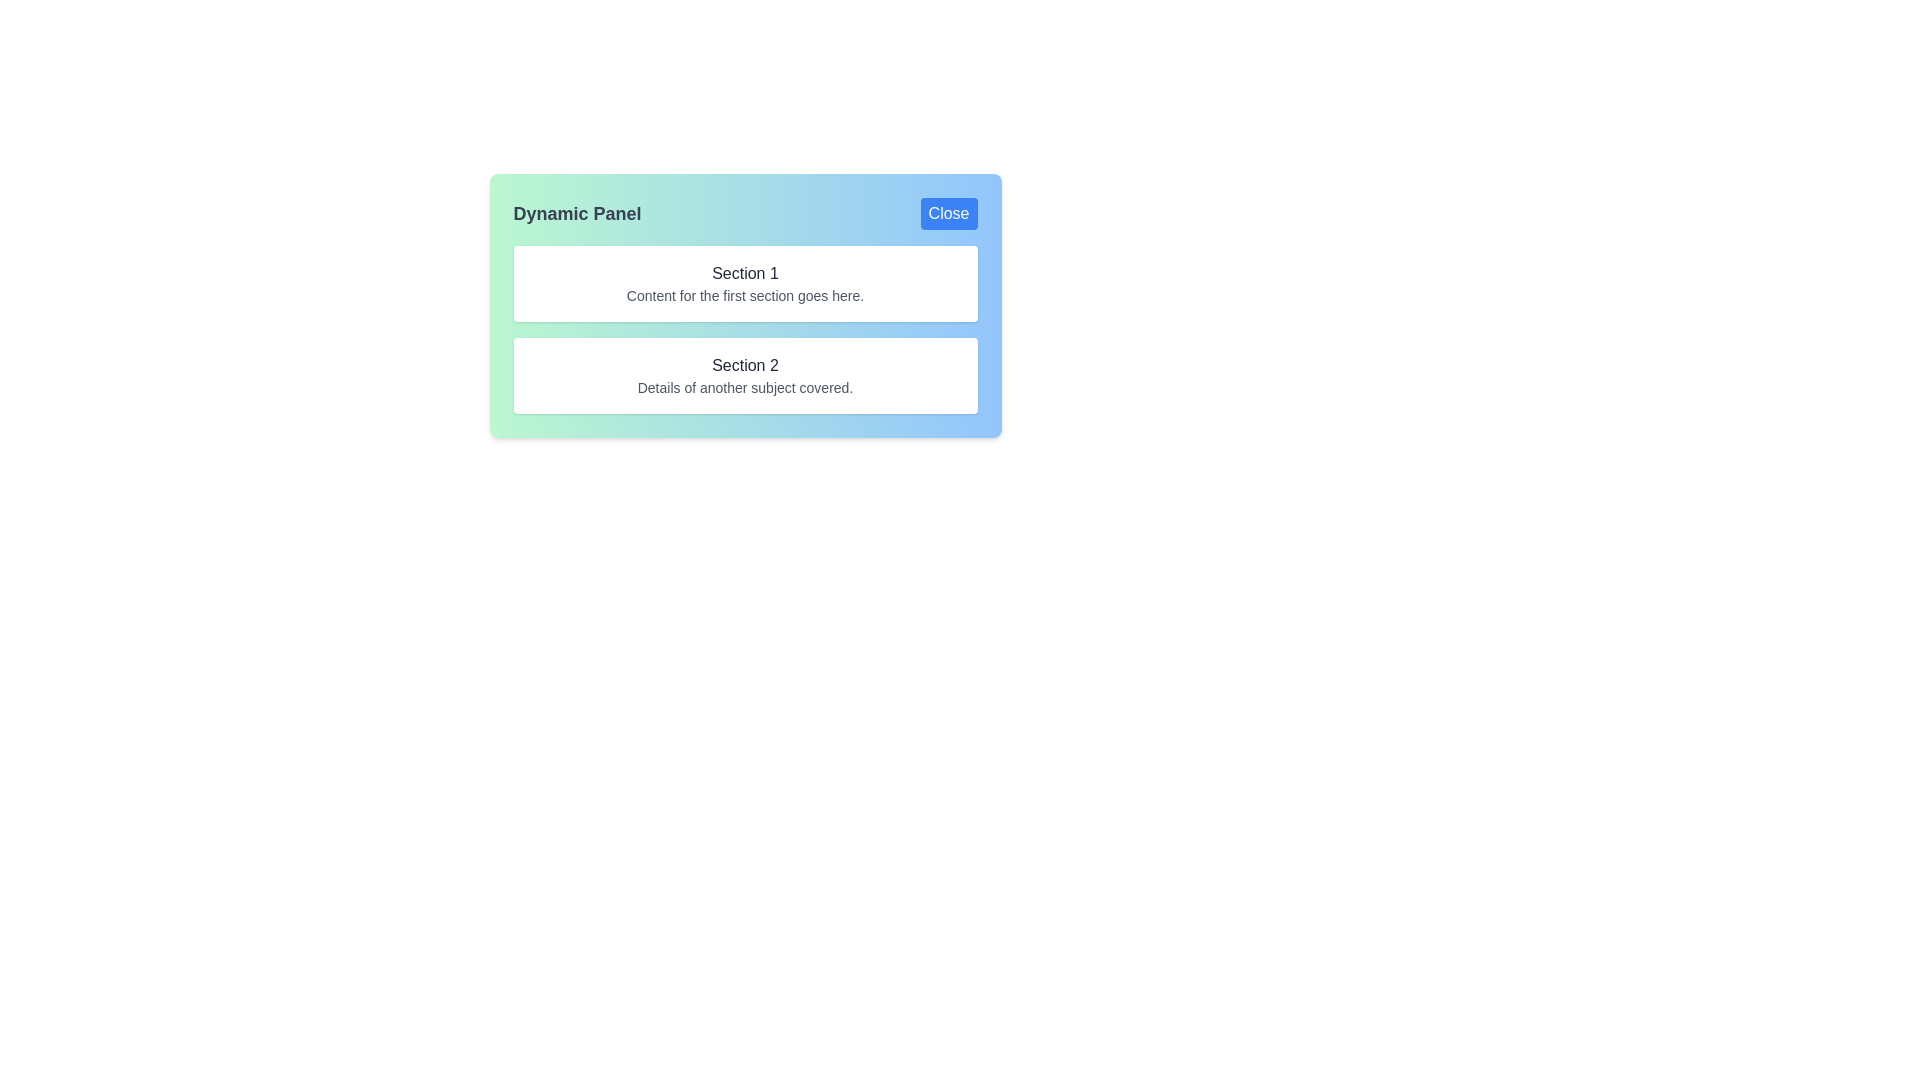  I want to click on the 'Close' button located in the top-right corner of the 'Dynamic Panel', which has white text on a blue background and a rounded design, so click(948, 213).